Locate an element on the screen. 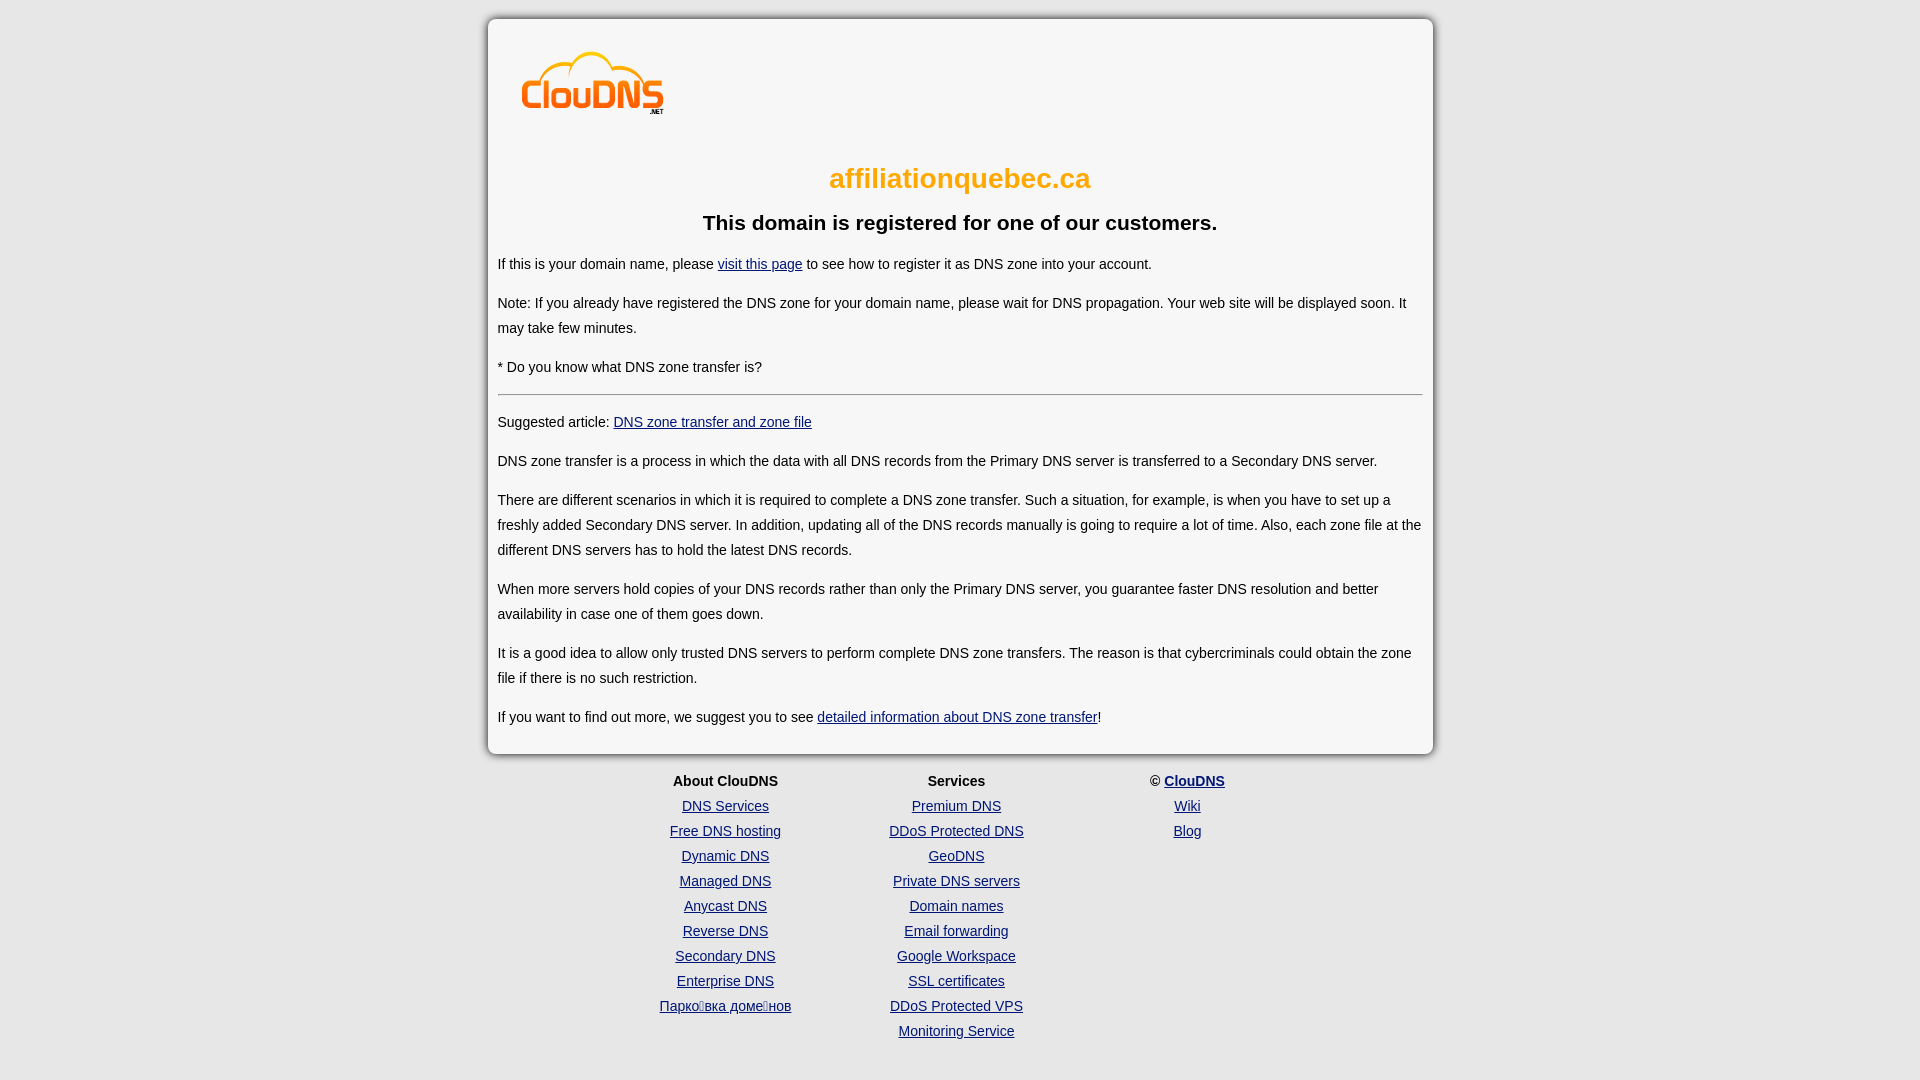 This screenshot has width=1920, height=1080. 'DNS zone transfer and zone file' is located at coordinates (711, 420).